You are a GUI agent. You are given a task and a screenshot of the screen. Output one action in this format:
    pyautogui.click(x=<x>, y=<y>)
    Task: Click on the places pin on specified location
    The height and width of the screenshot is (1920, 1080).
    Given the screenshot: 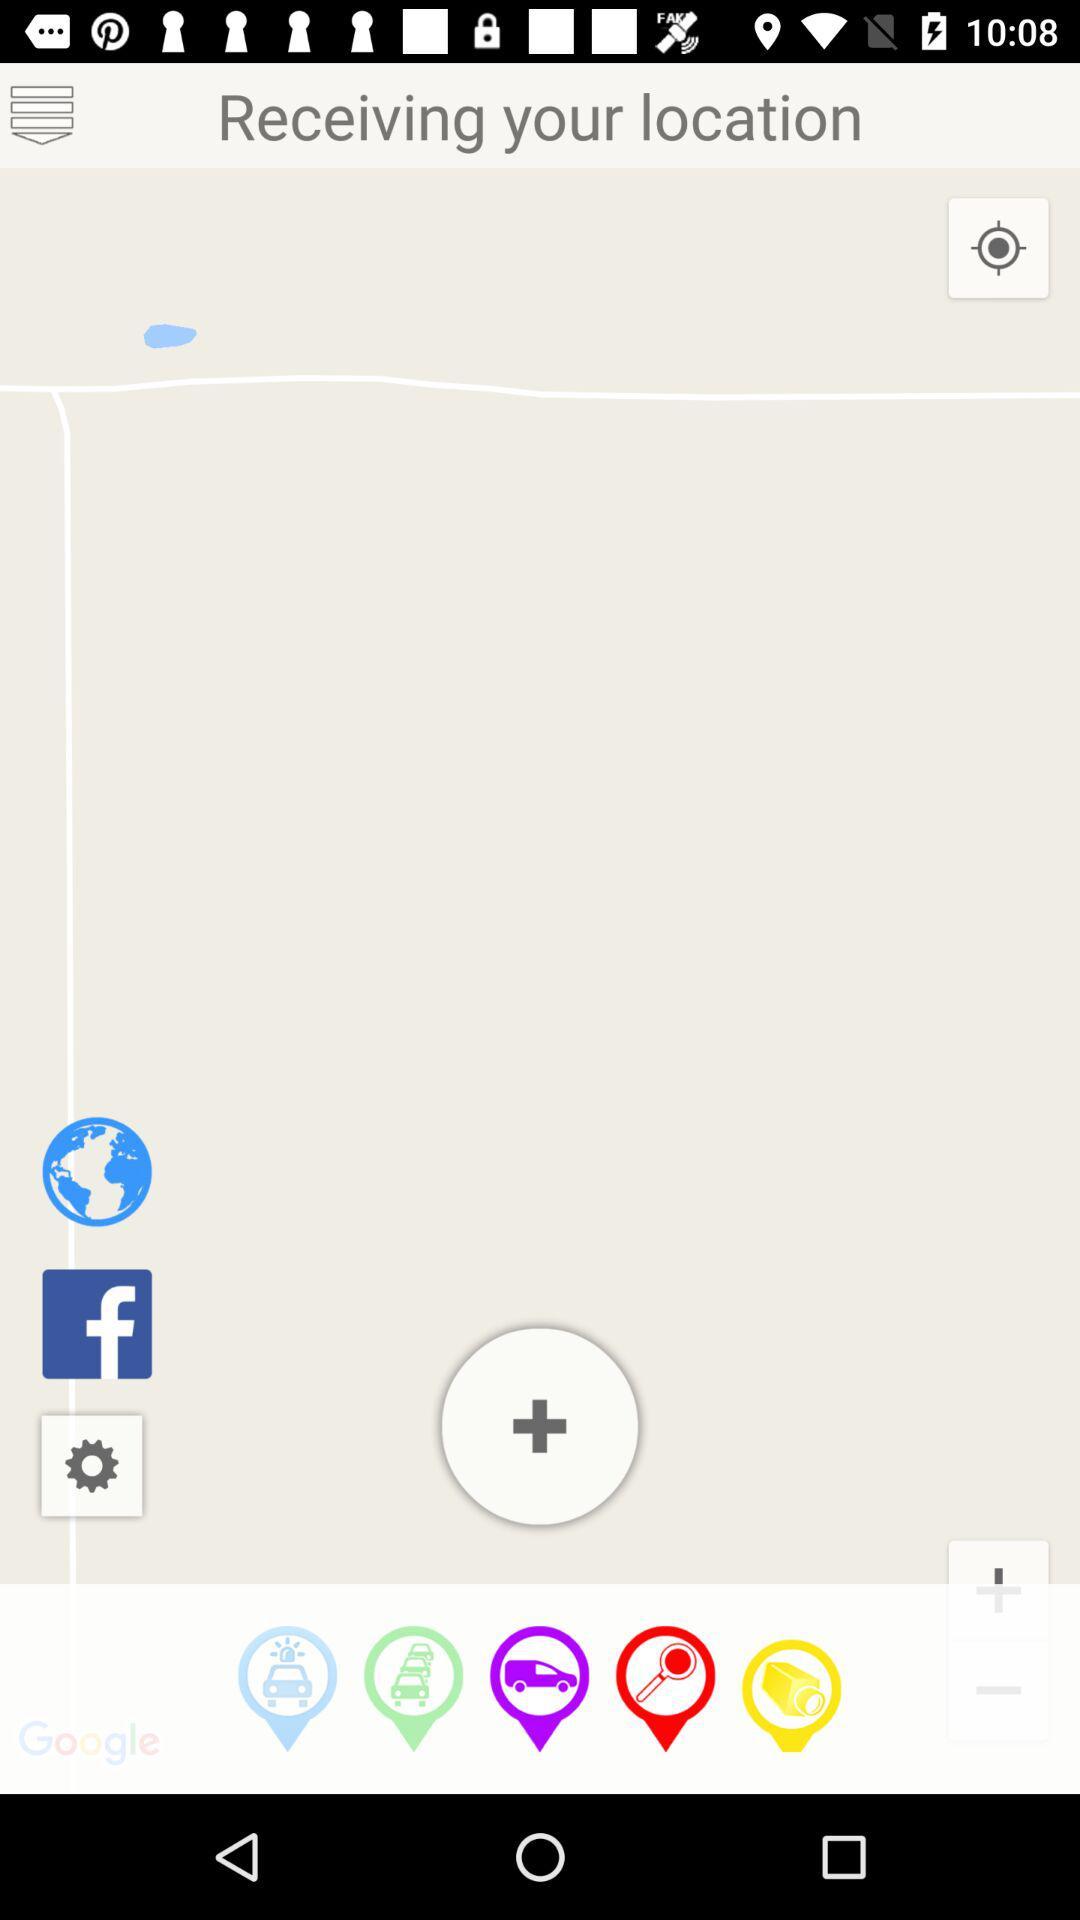 What is the action you would take?
    pyautogui.click(x=666, y=1688)
    